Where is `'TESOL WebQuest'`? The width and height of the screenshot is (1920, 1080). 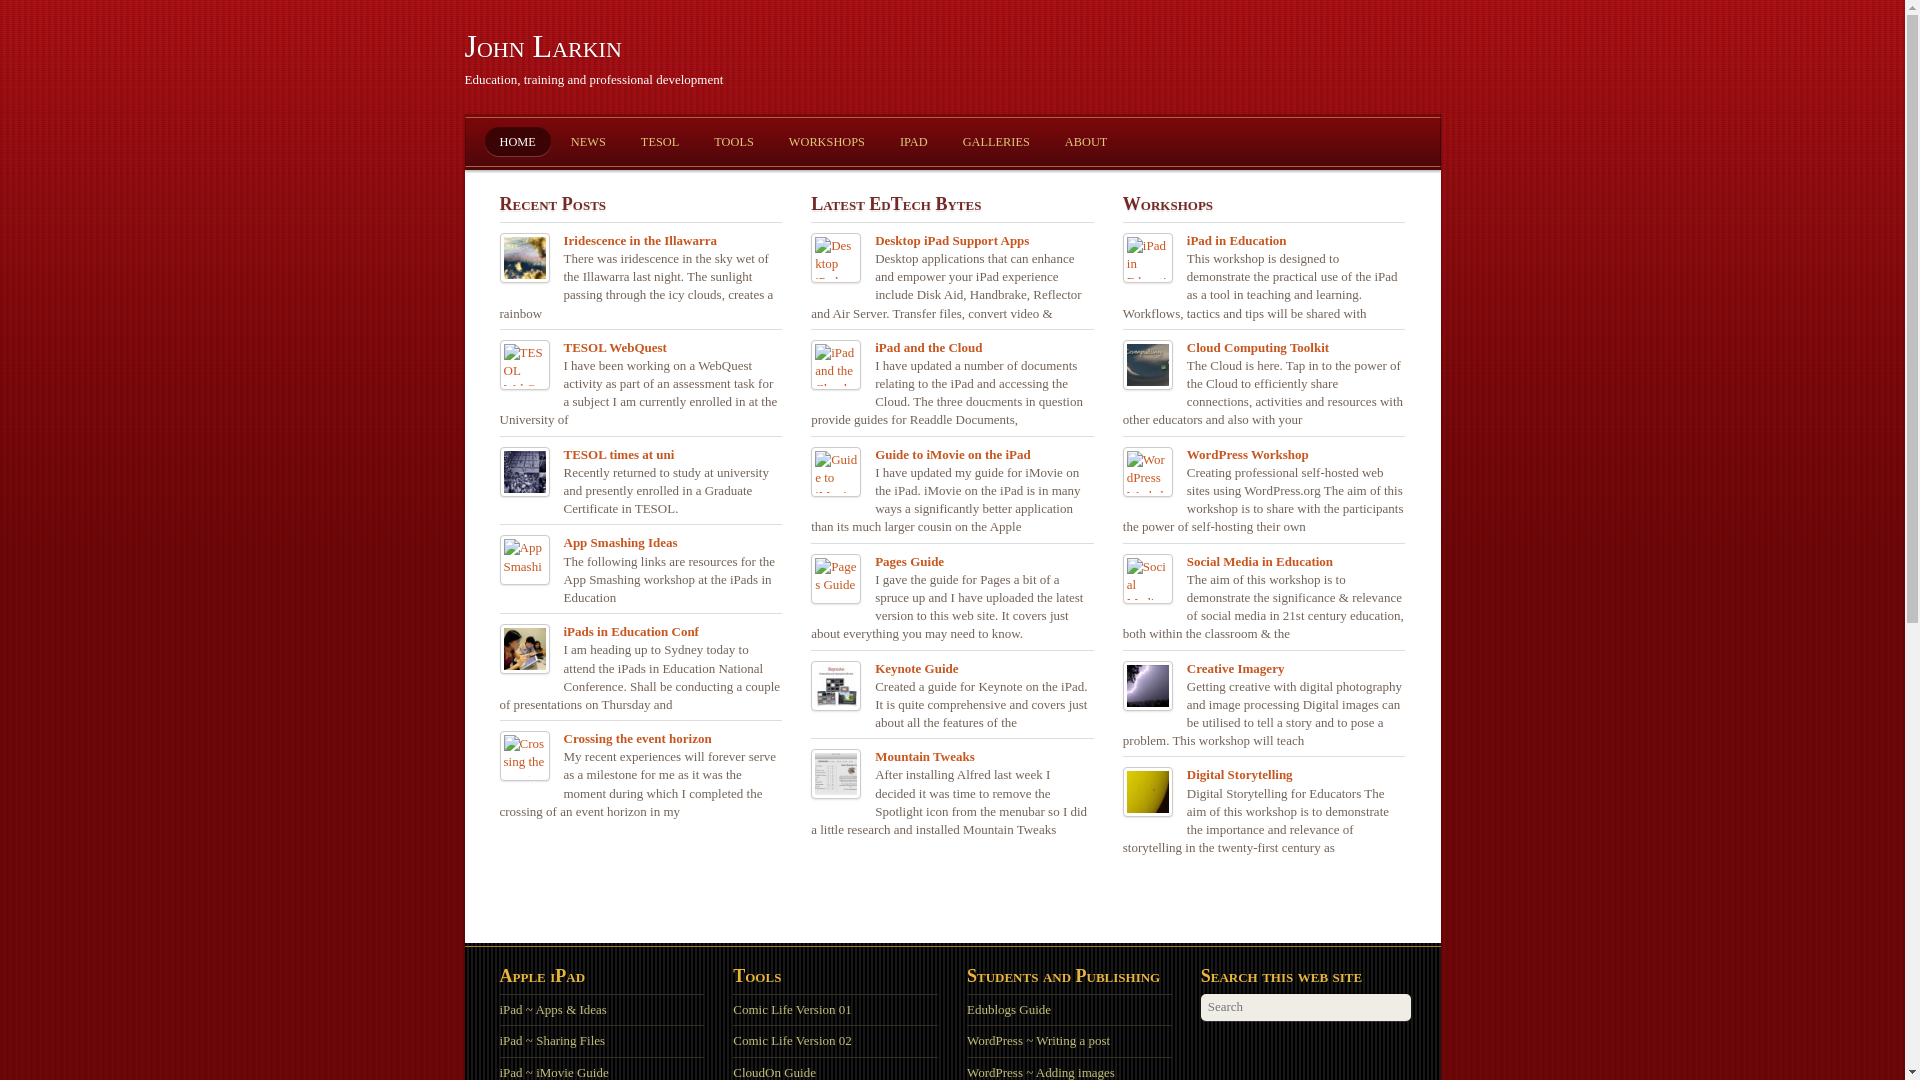
'TESOL WebQuest' is located at coordinates (614, 346).